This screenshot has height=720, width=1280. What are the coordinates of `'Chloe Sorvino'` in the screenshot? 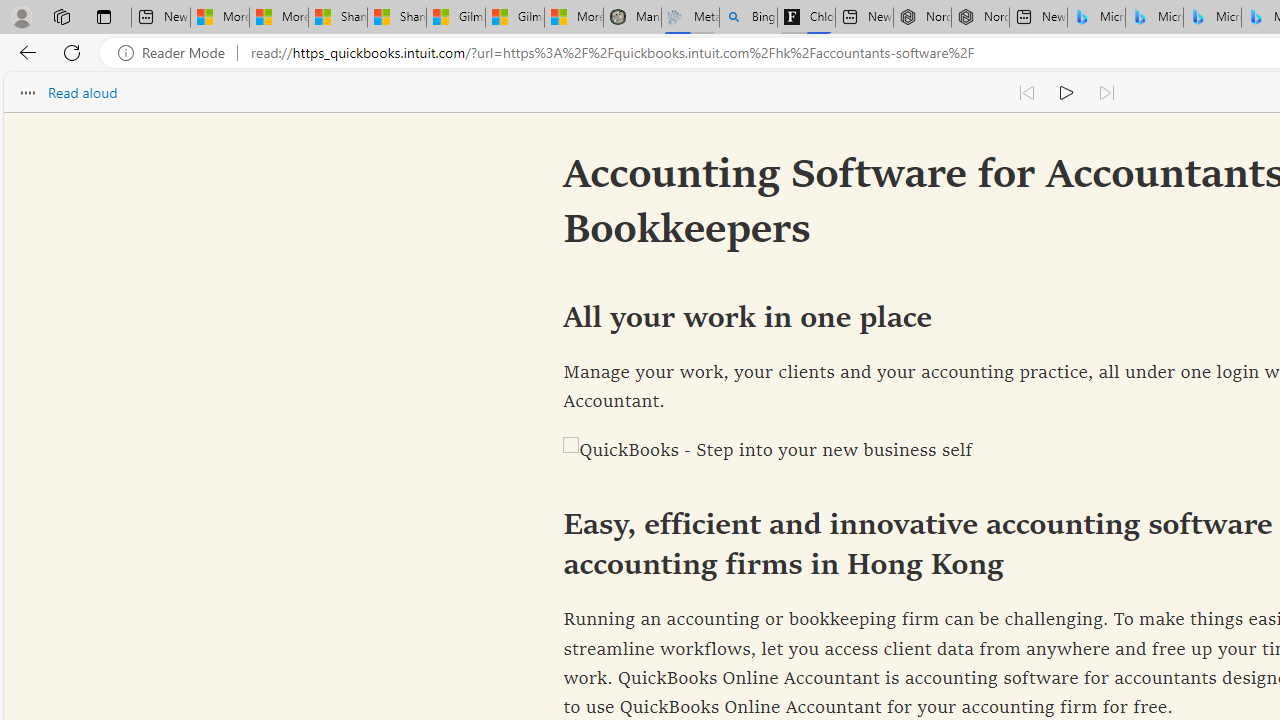 It's located at (806, 17).